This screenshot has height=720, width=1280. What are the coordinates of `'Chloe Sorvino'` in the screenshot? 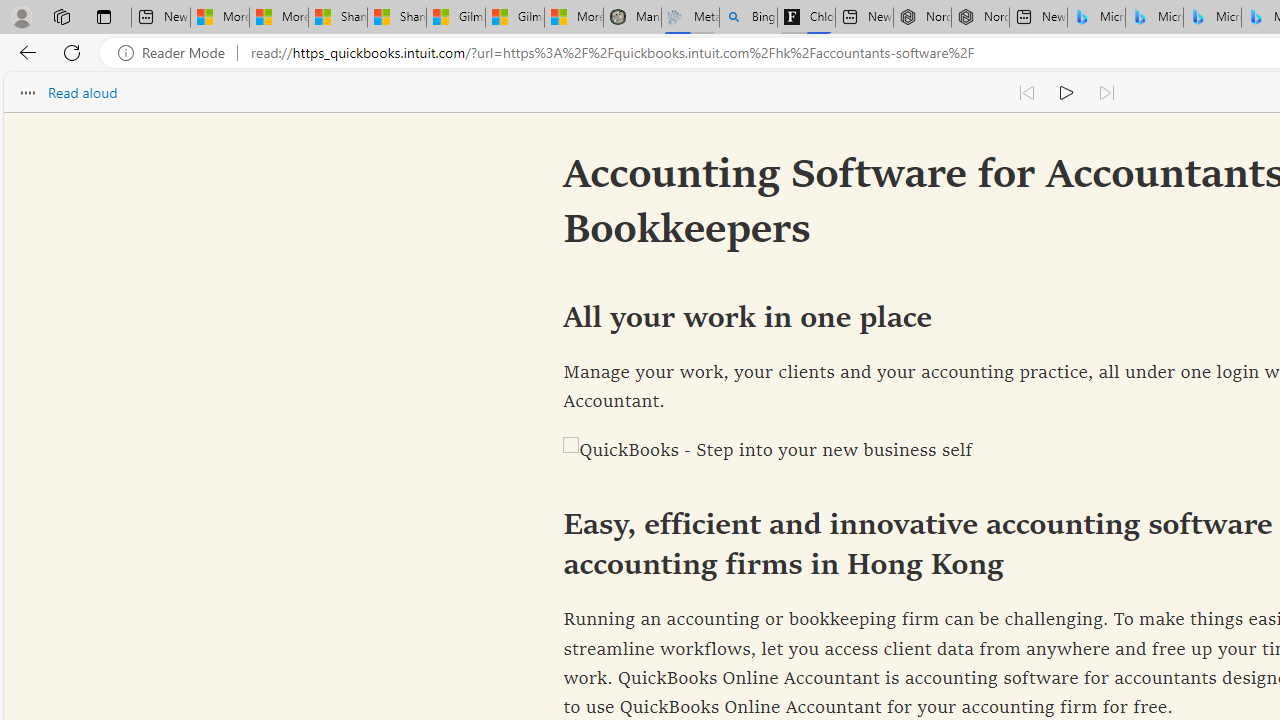 It's located at (806, 17).